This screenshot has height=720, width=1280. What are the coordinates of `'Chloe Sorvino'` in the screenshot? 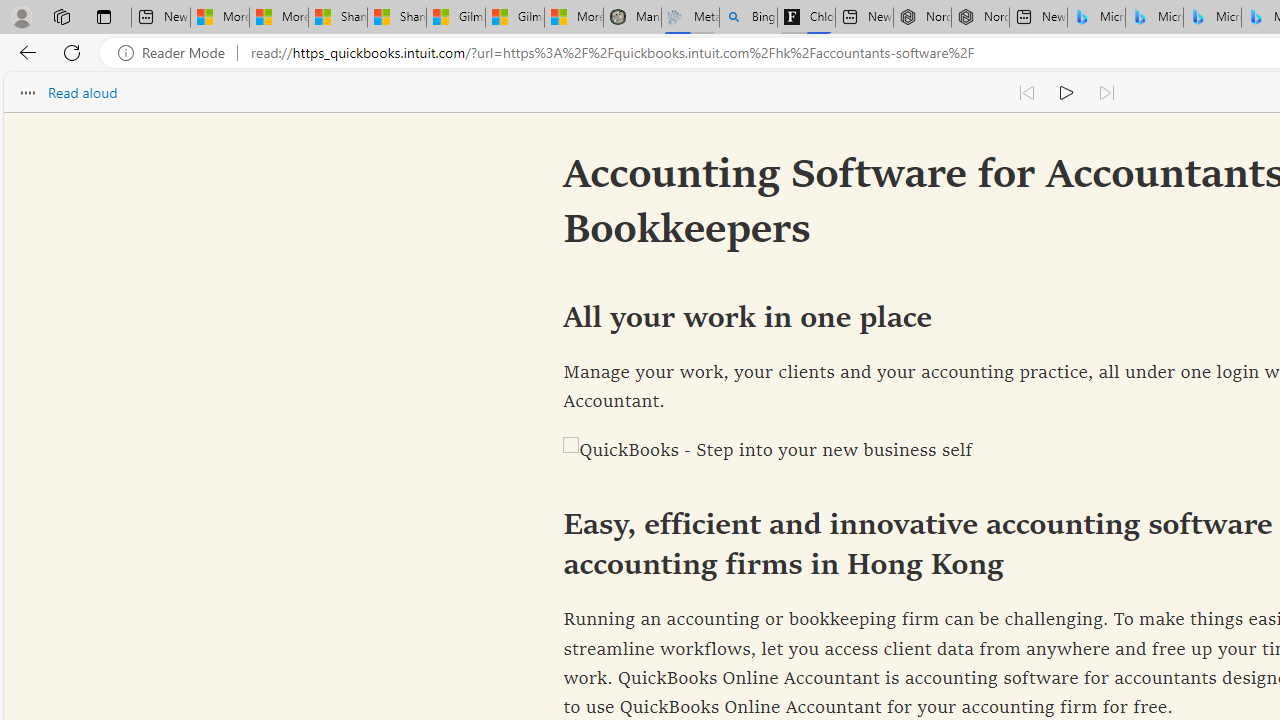 It's located at (806, 17).